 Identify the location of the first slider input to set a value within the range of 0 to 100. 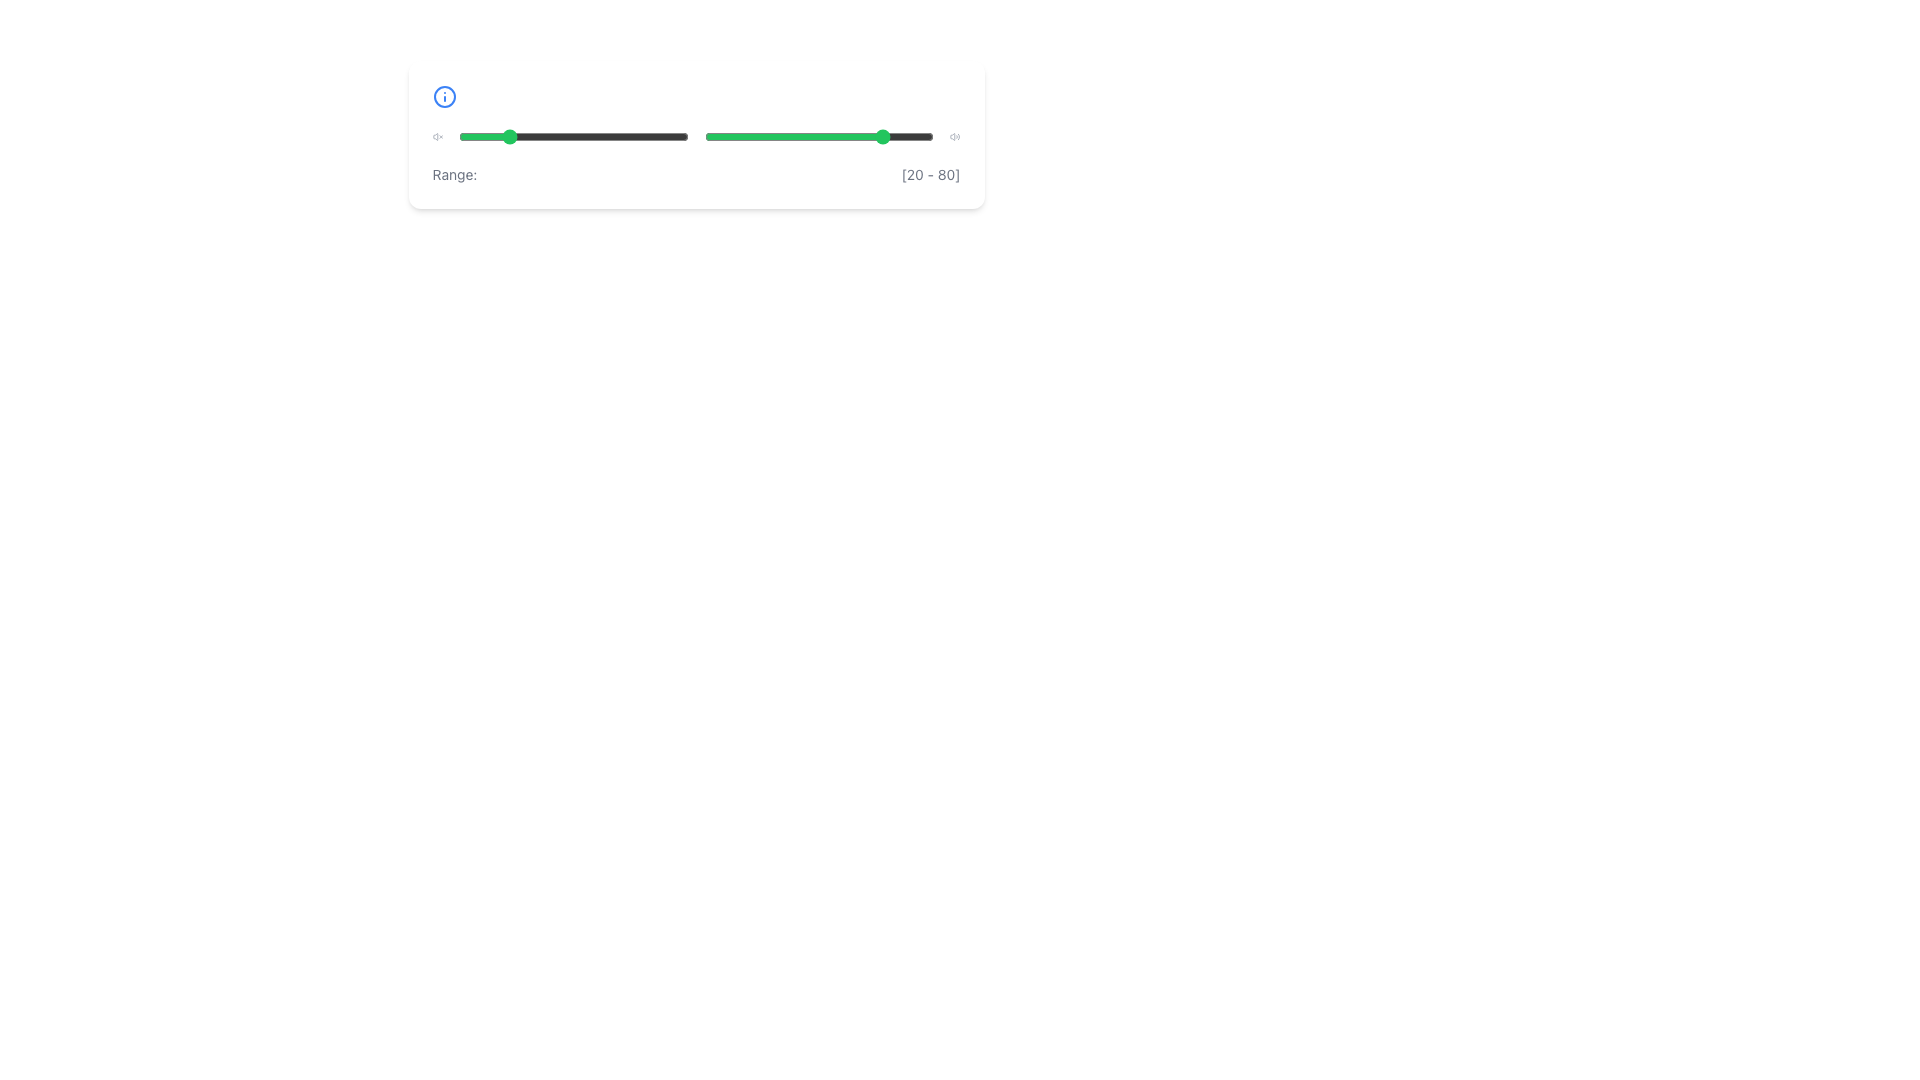
(572, 136).